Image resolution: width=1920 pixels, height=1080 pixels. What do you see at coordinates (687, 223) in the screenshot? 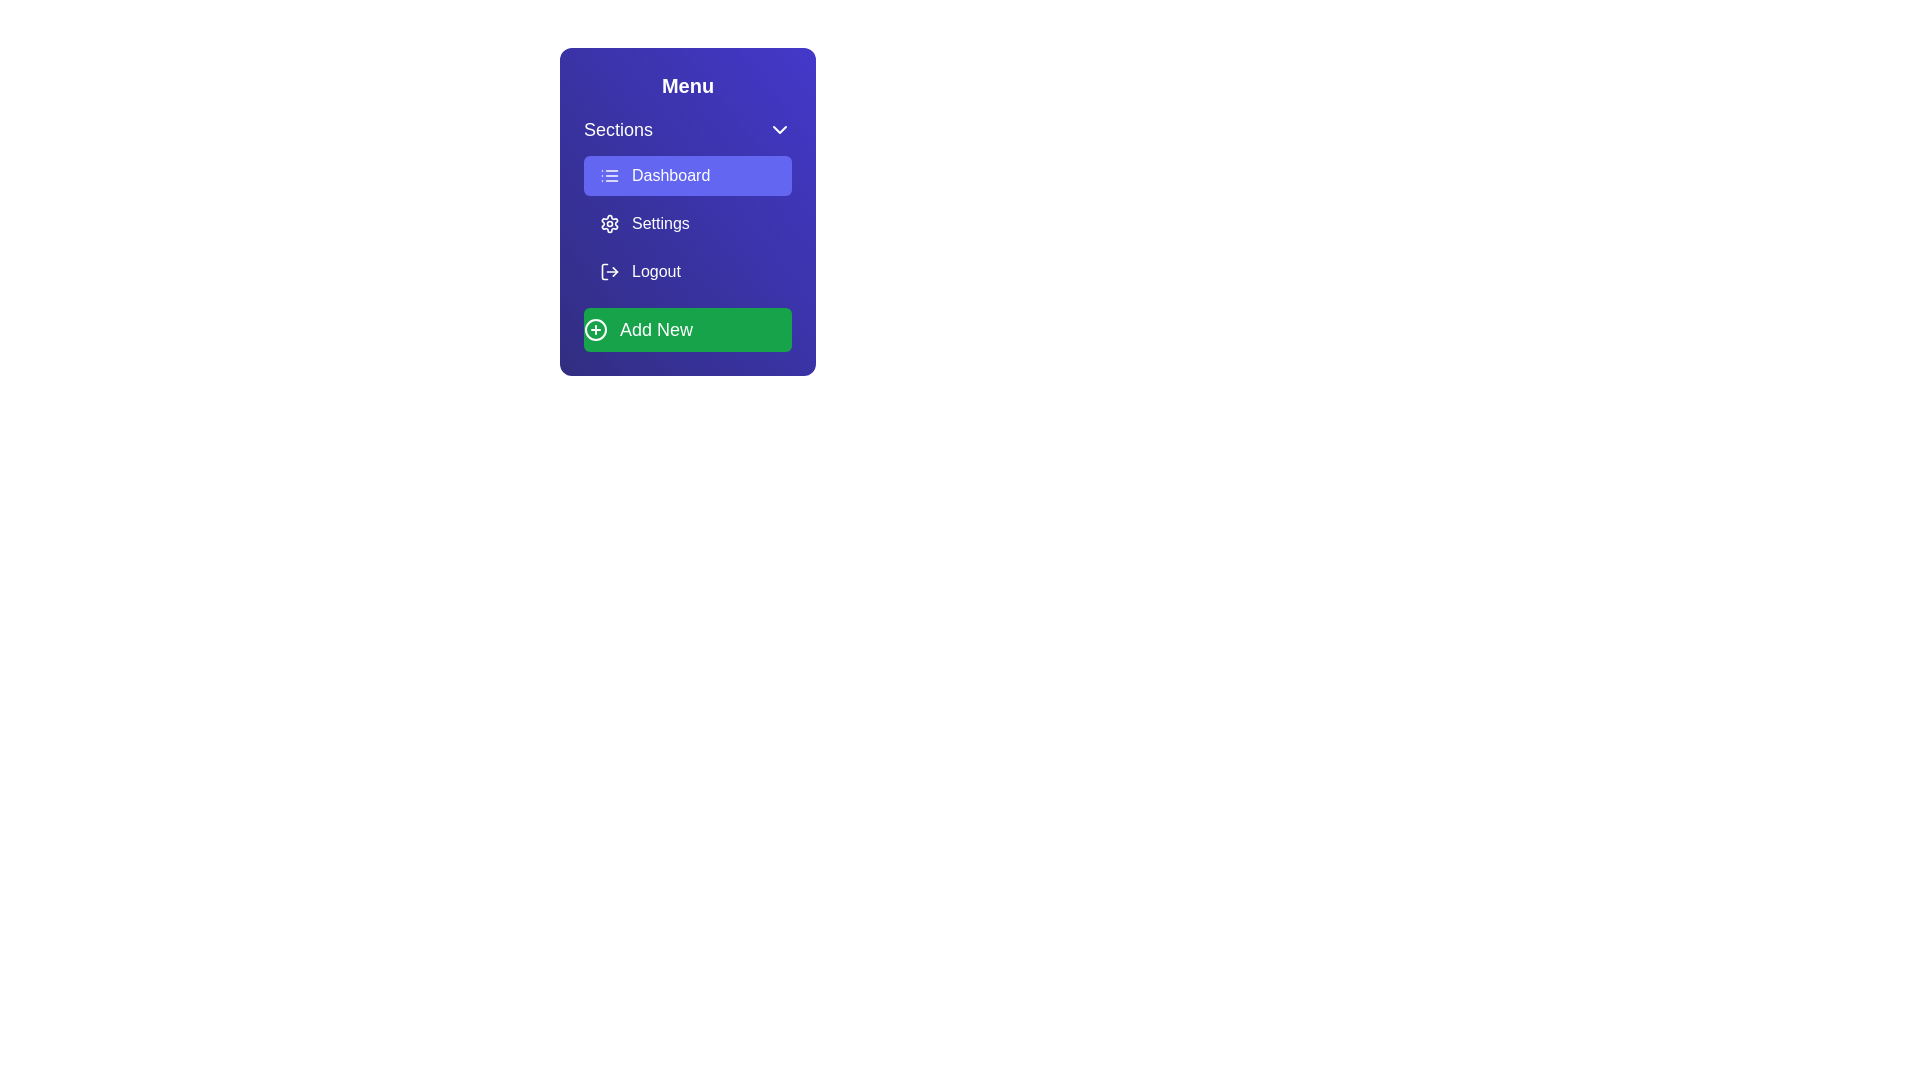
I see `the menu item labeled Settings to observe visual feedback` at bounding box center [687, 223].